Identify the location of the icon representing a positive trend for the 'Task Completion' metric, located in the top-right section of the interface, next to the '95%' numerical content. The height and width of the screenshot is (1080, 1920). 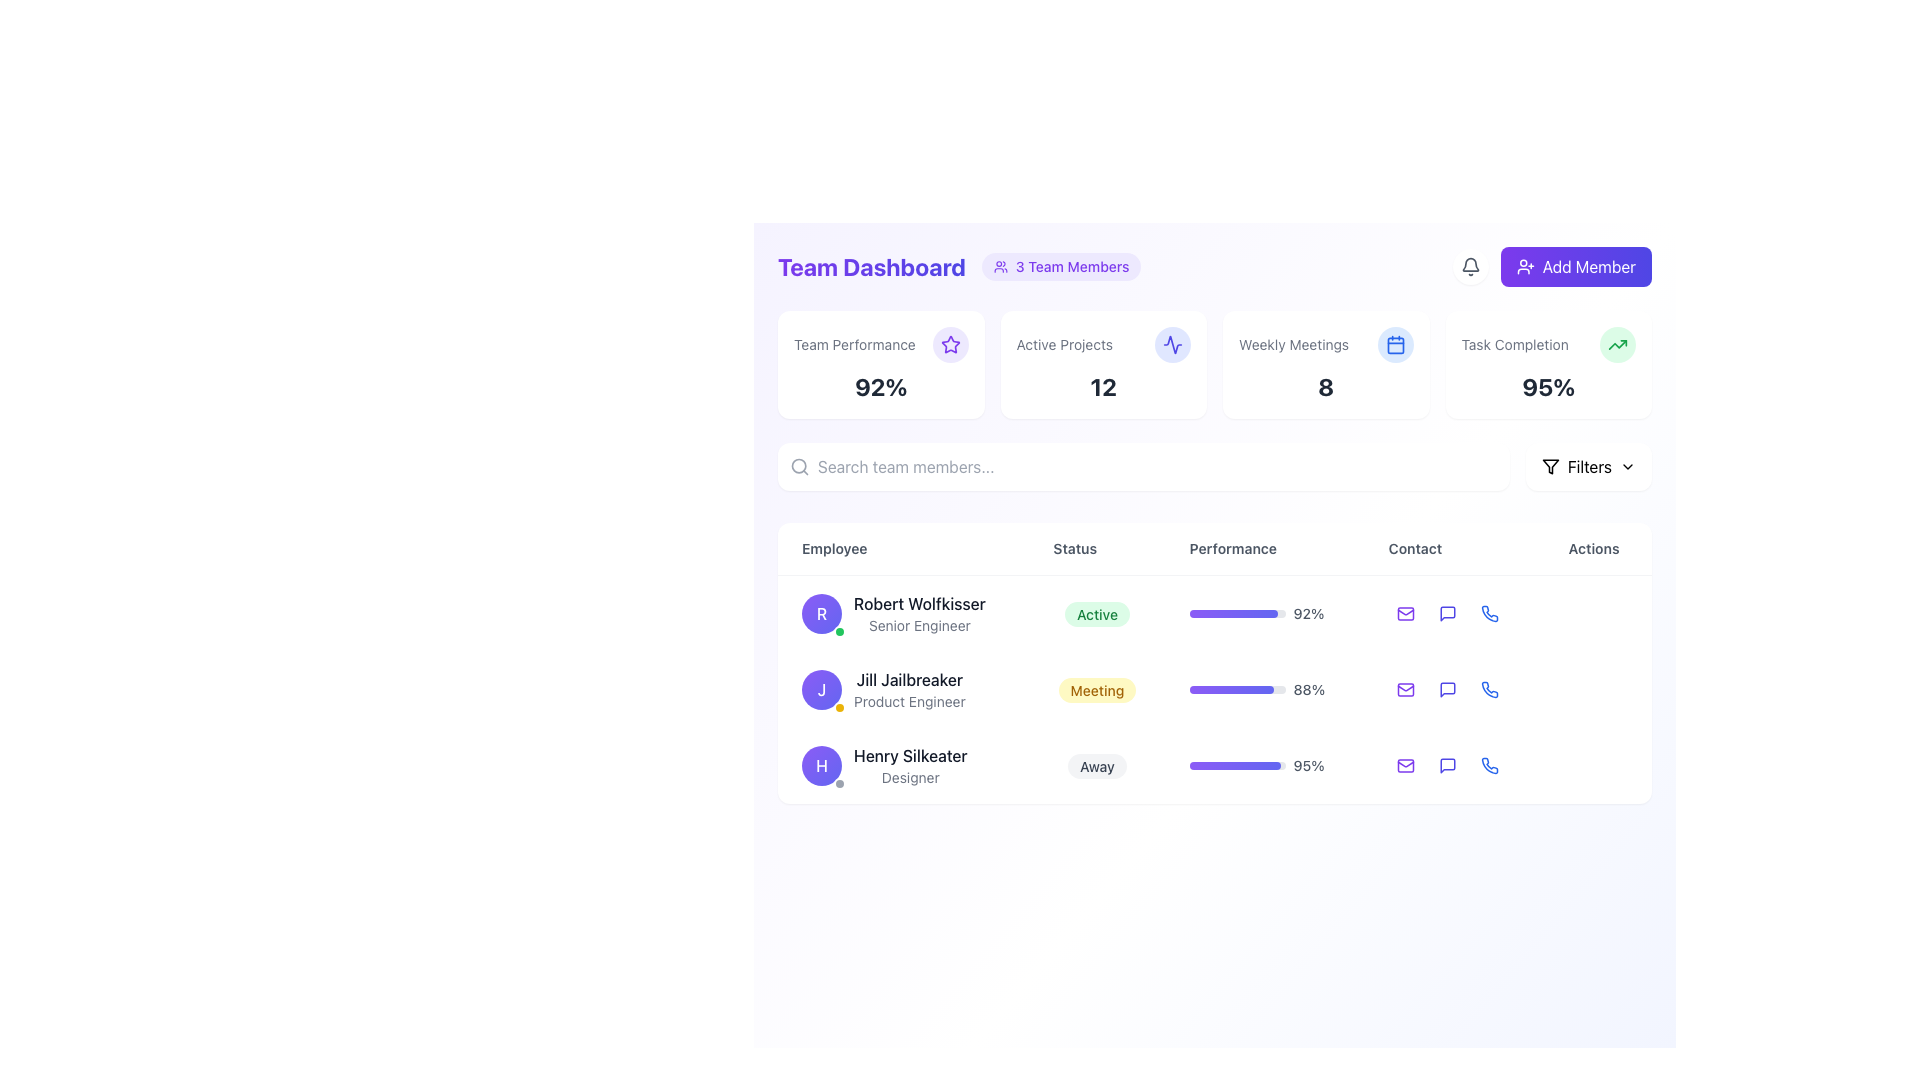
(1617, 343).